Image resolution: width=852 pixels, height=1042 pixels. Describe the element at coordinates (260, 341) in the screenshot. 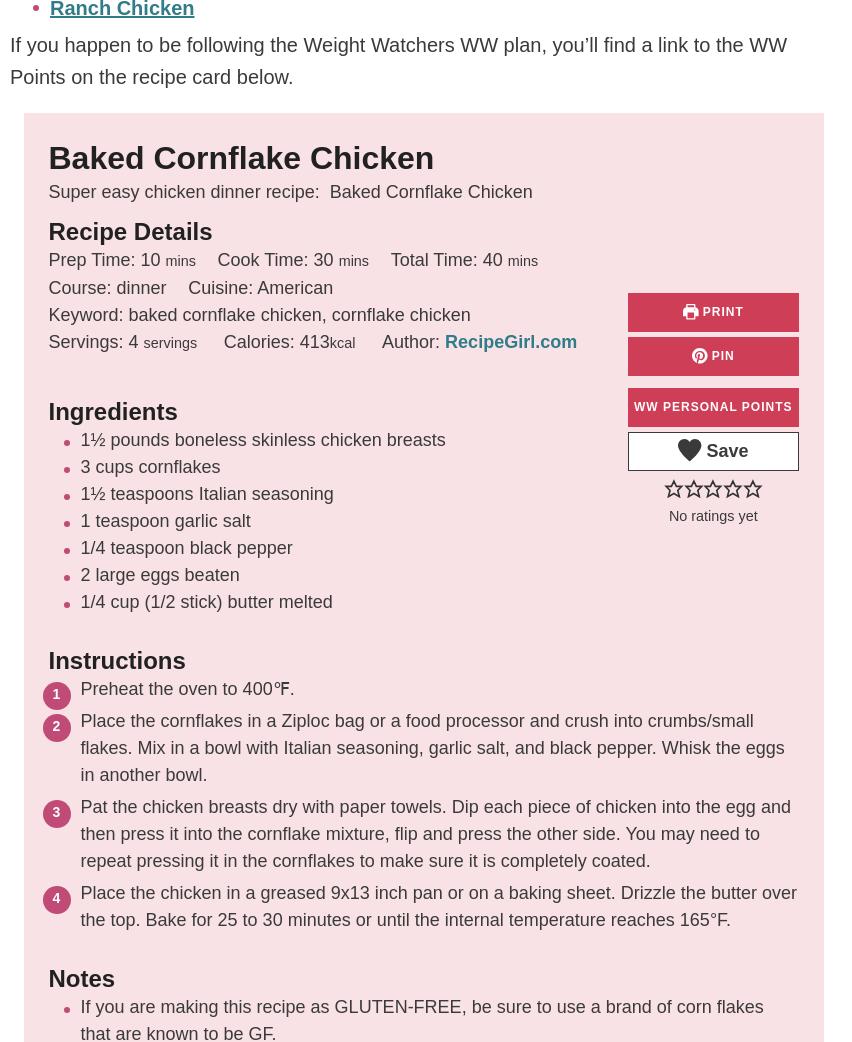

I see `'Calories:'` at that location.